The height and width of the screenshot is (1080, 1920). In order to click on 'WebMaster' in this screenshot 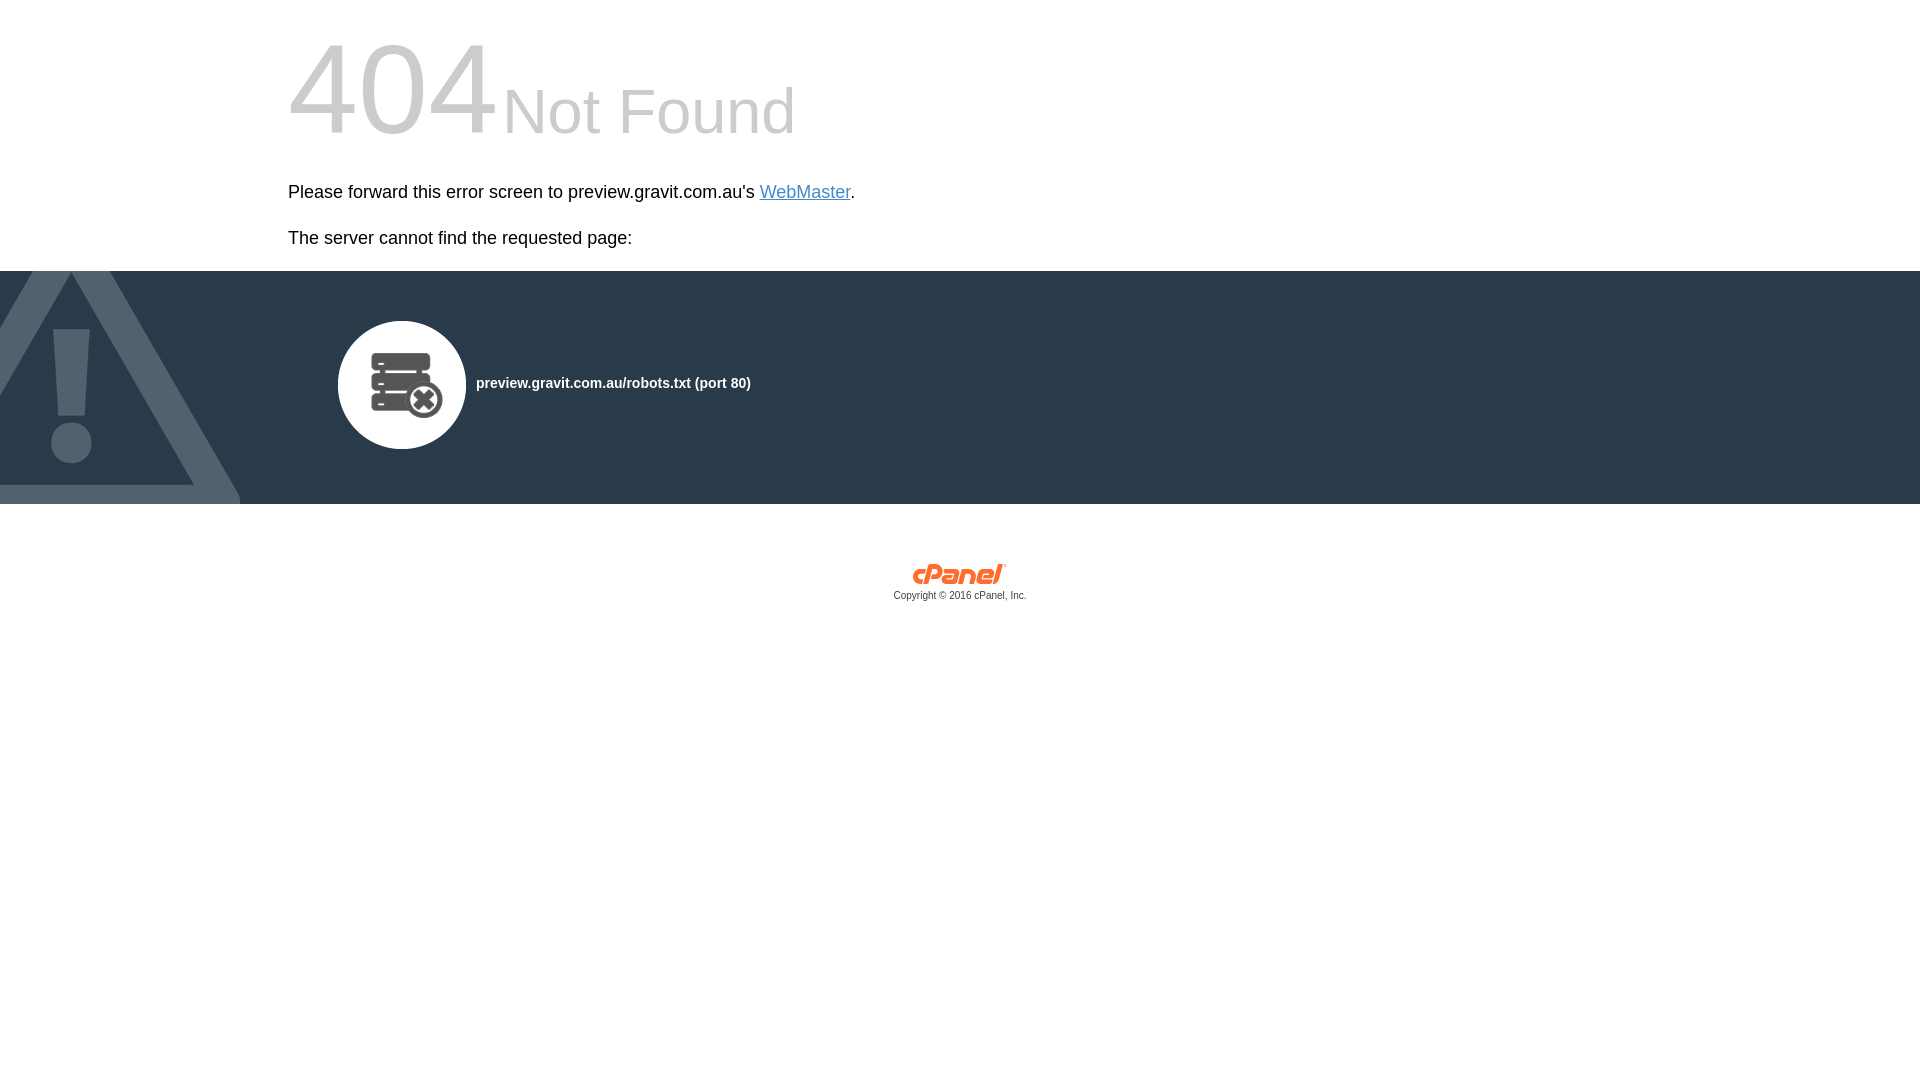, I will do `click(805, 192)`.